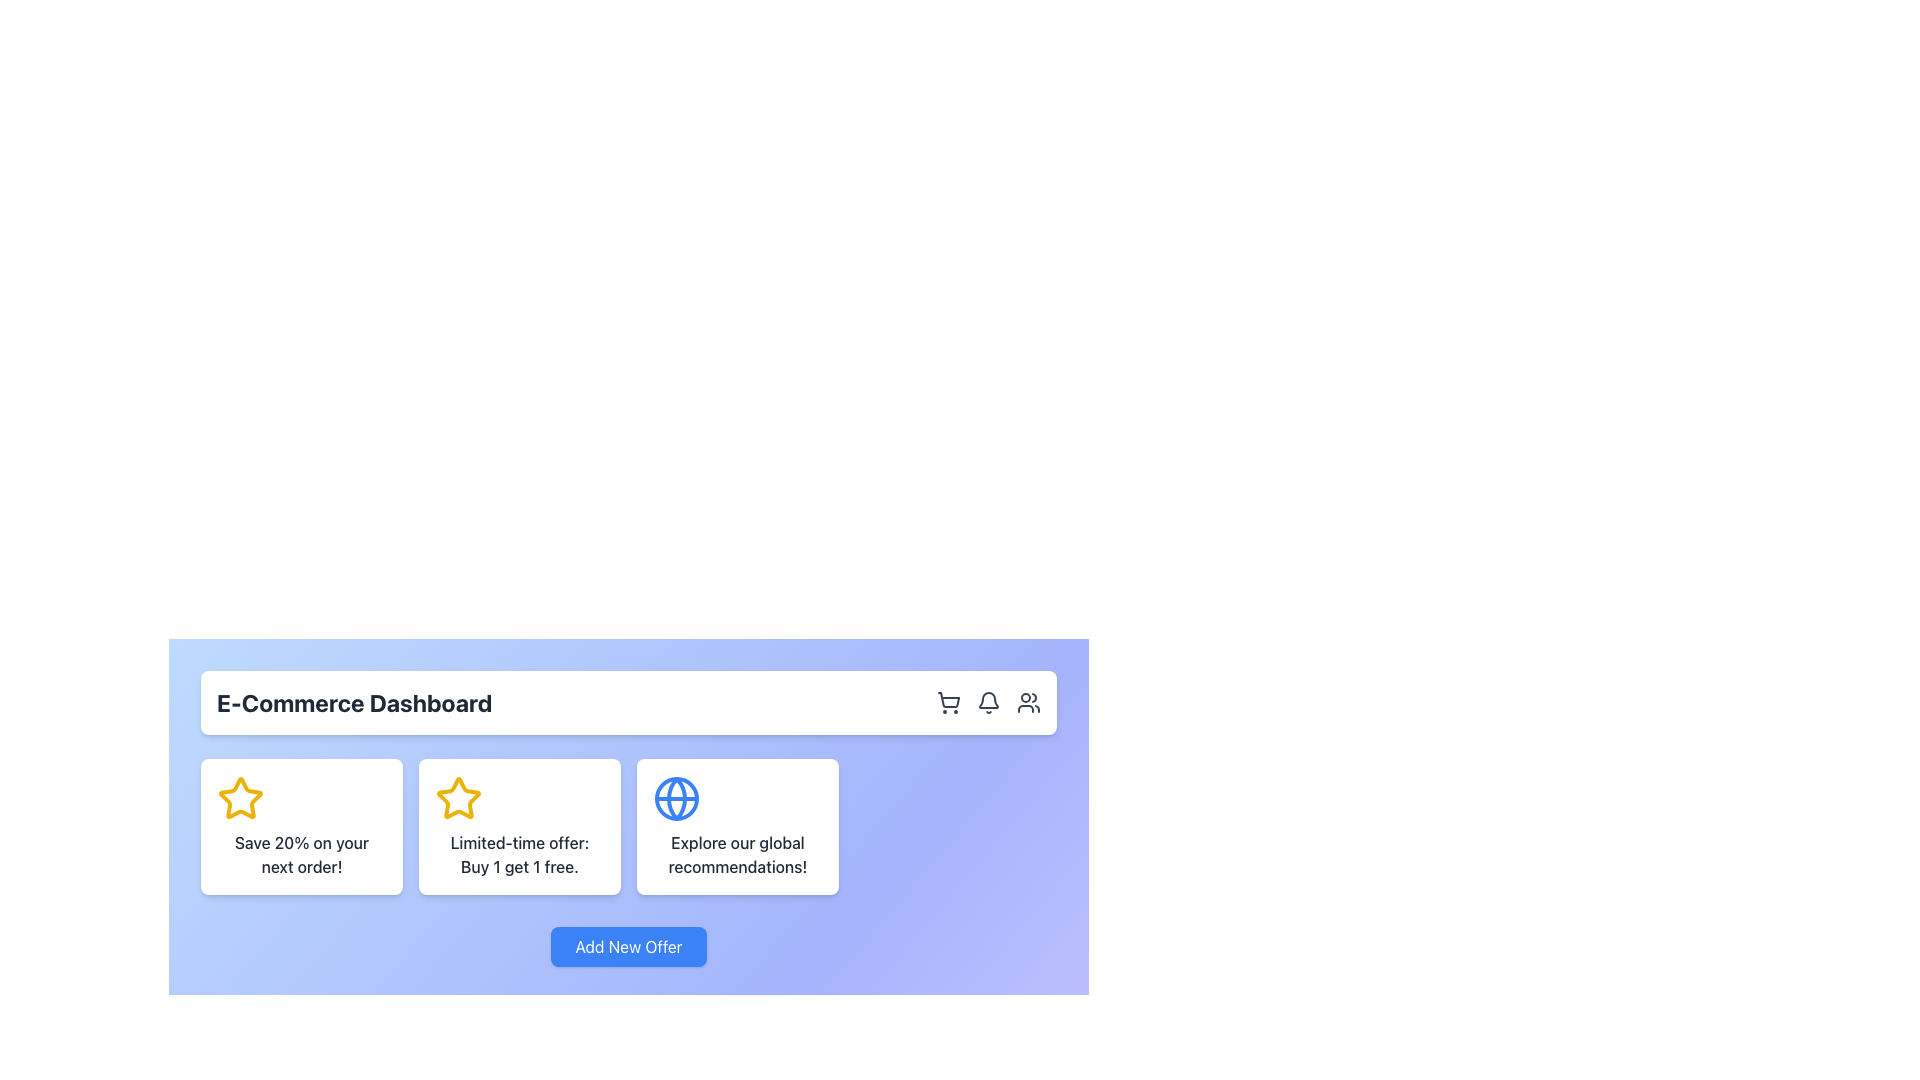 This screenshot has height=1080, width=1920. I want to click on the first Informational Card that contains a large yellow star icon and the text 'Save 20% on your next order!' positioned at the top left corner of the grid, so click(301, 826).